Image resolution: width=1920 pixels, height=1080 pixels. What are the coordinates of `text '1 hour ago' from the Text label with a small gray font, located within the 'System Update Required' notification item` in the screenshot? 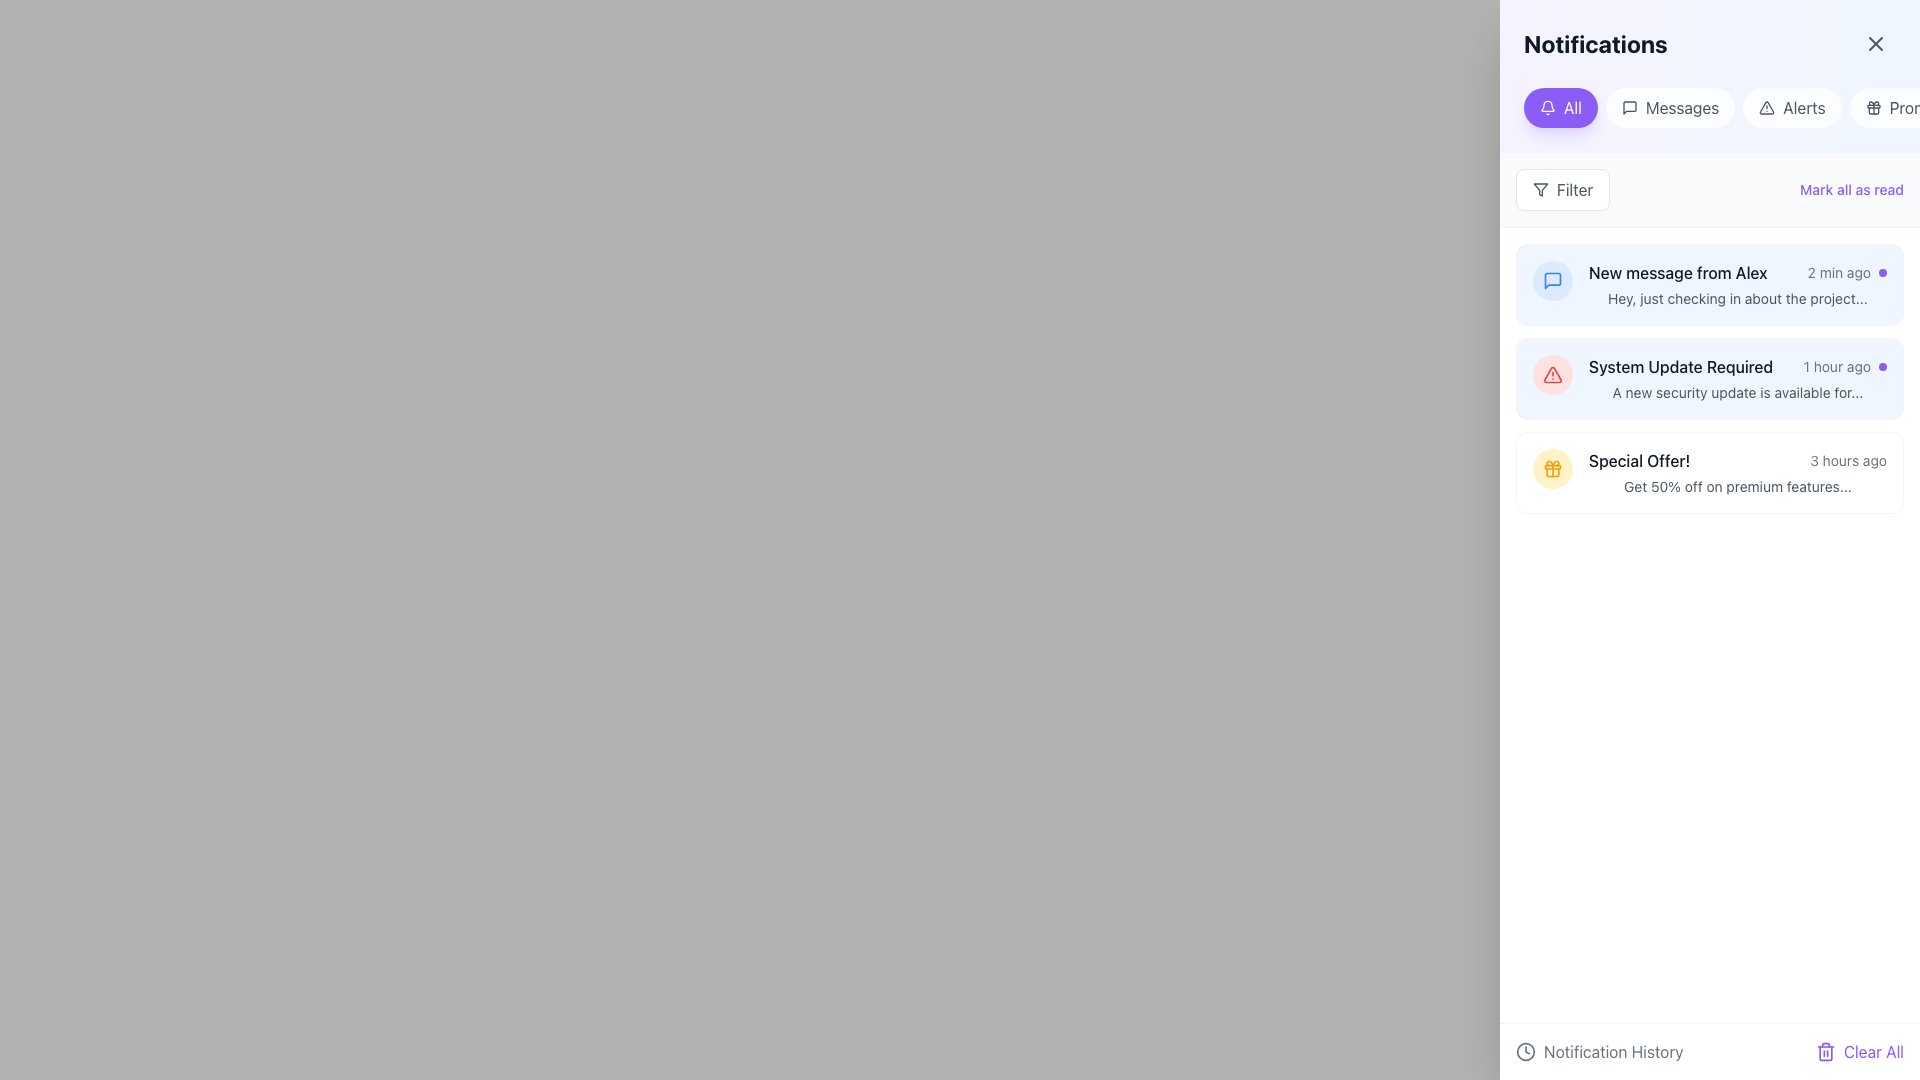 It's located at (1844, 366).